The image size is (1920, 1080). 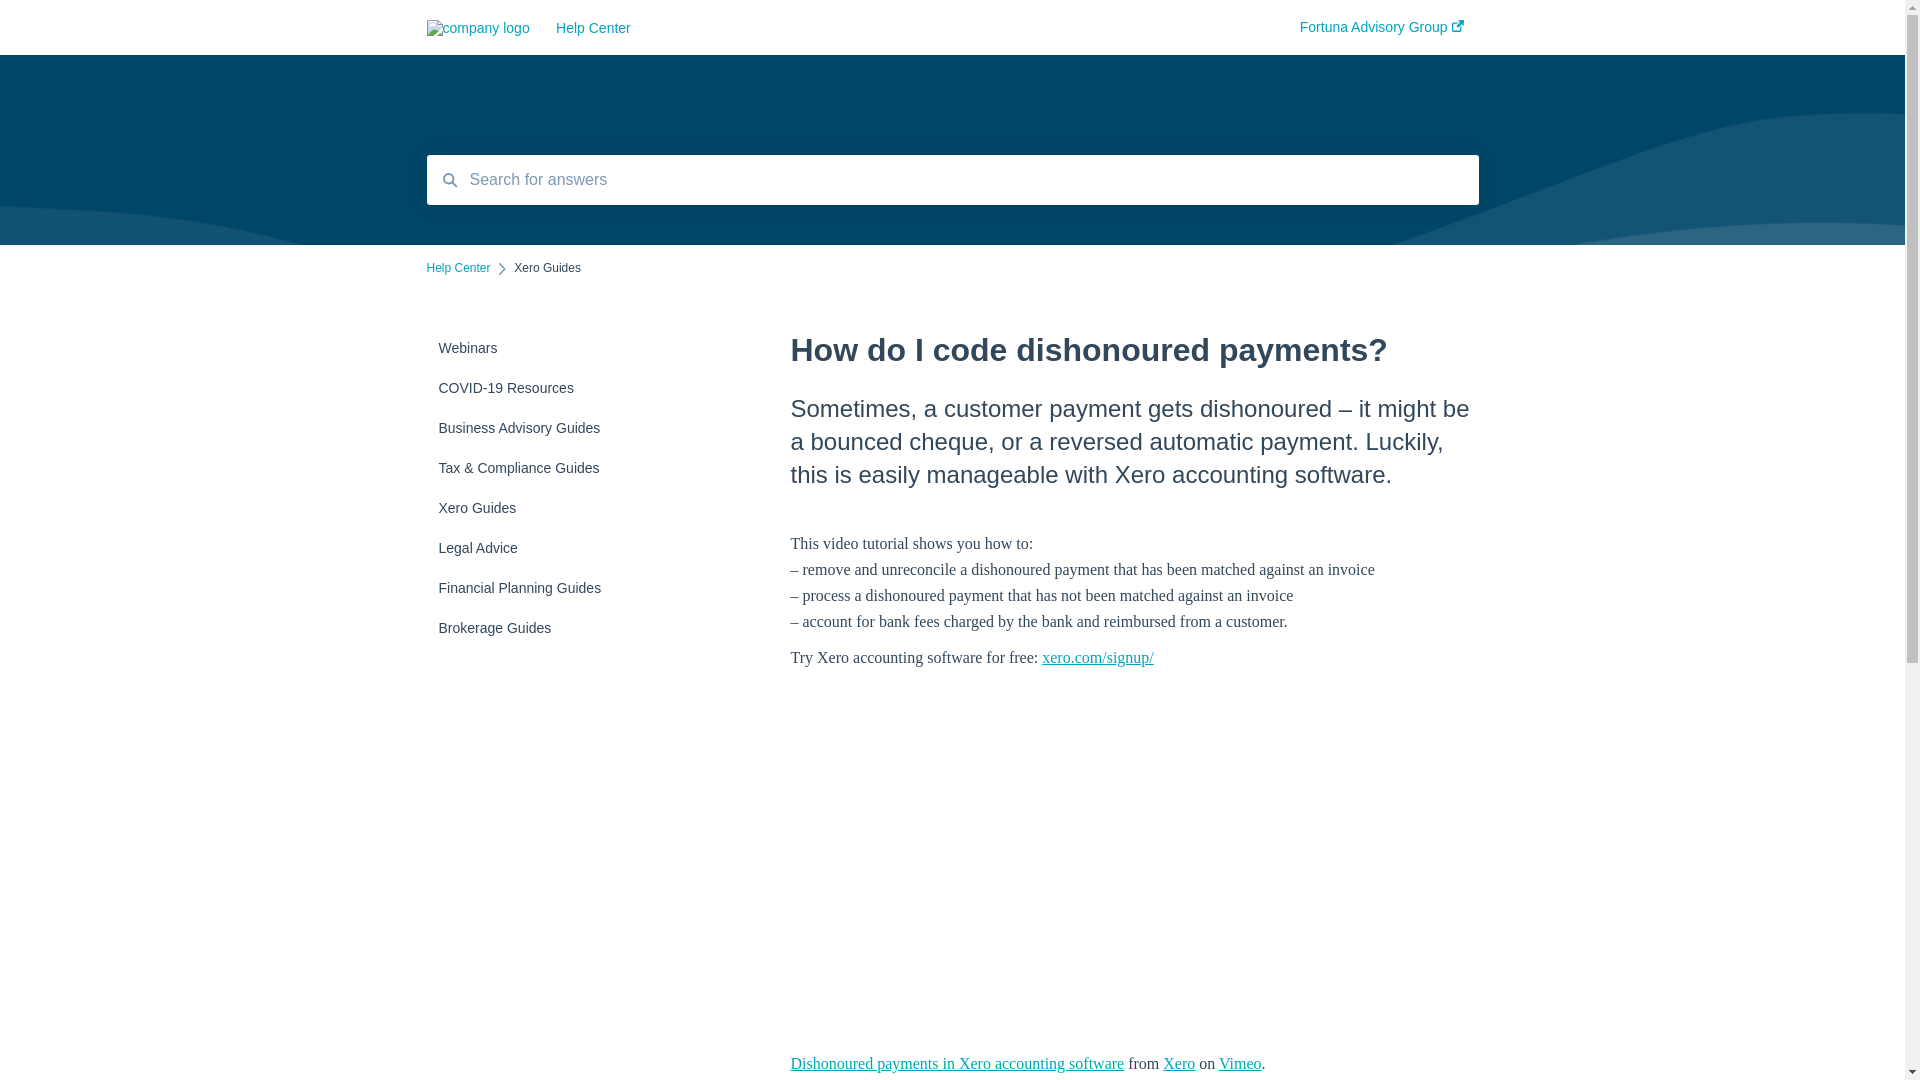 What do you see at coordinates (546, 627) in the screenshot?
I see `'Brokerage Guides'` at bounding box center [546, 627].